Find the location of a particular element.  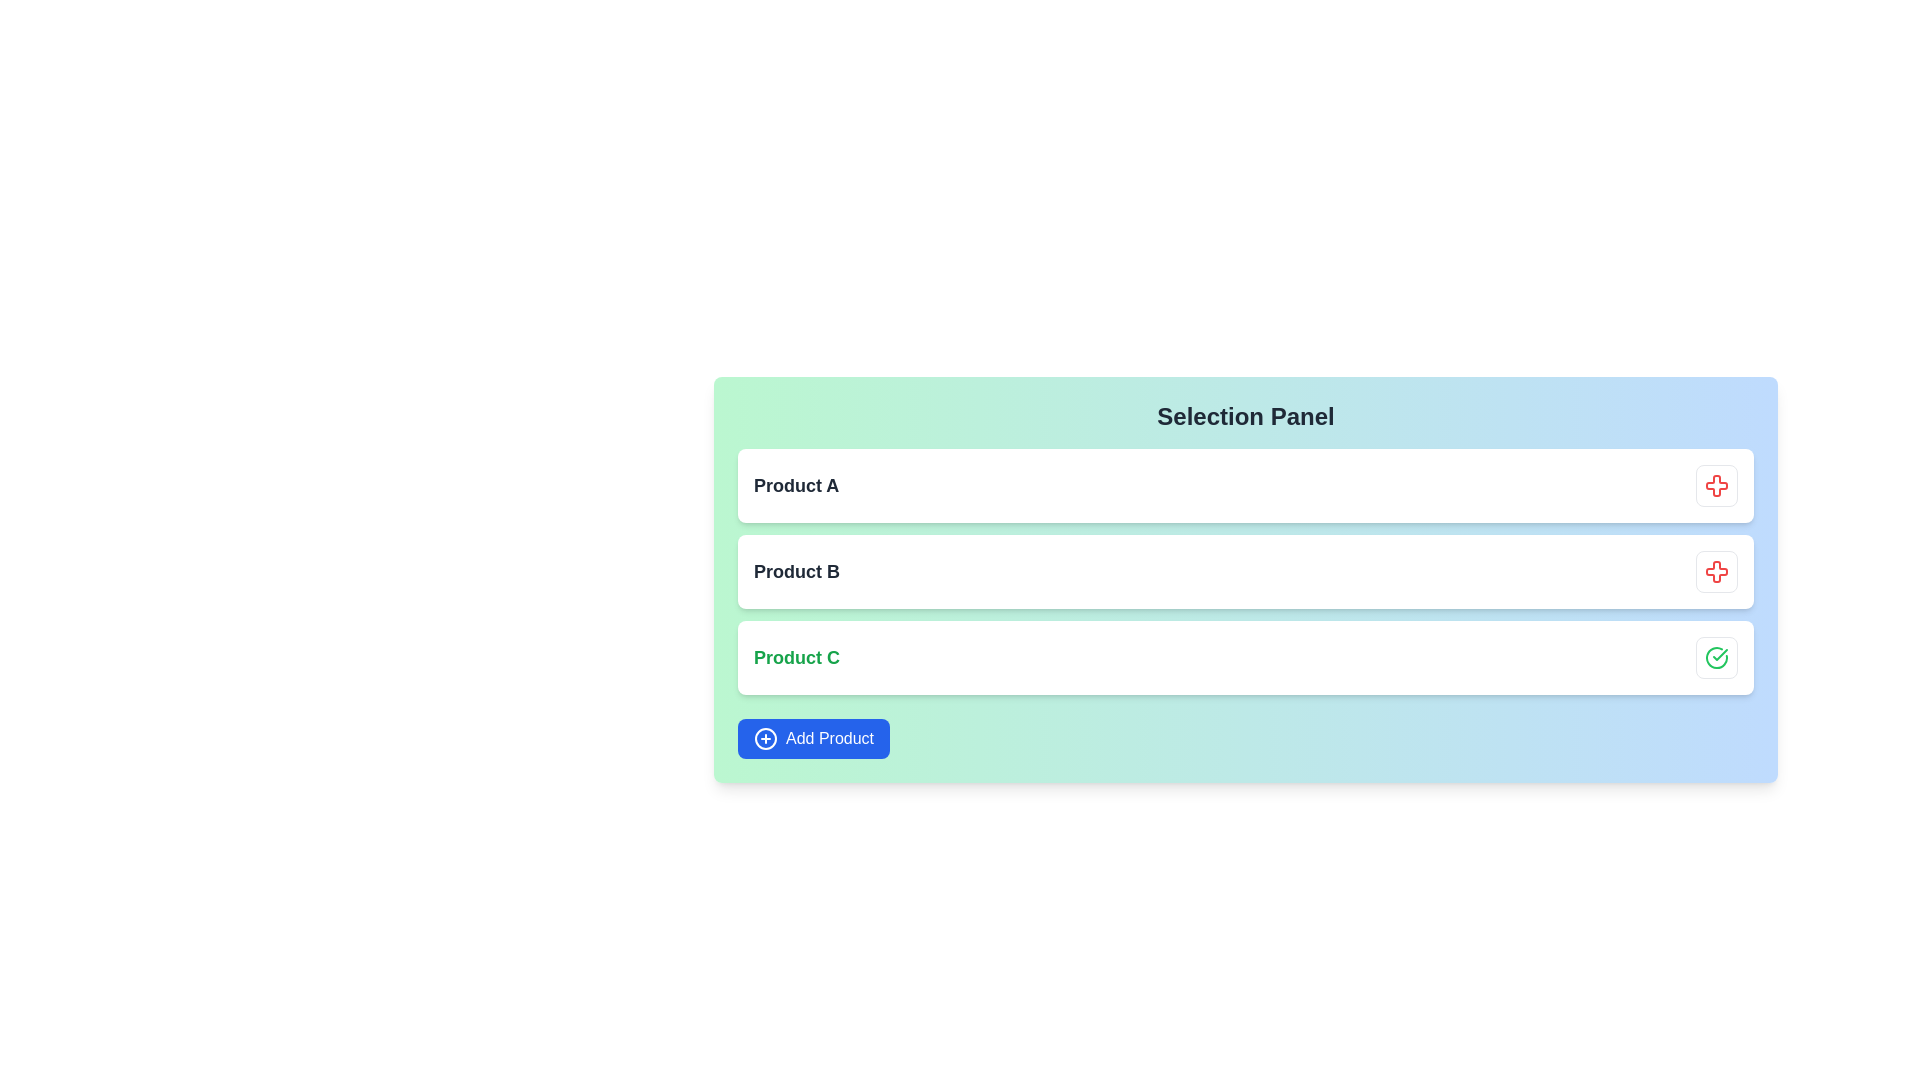

the red cross-shaped icon located at the top right of the second row in the list is located at coordinates (1716, 571).